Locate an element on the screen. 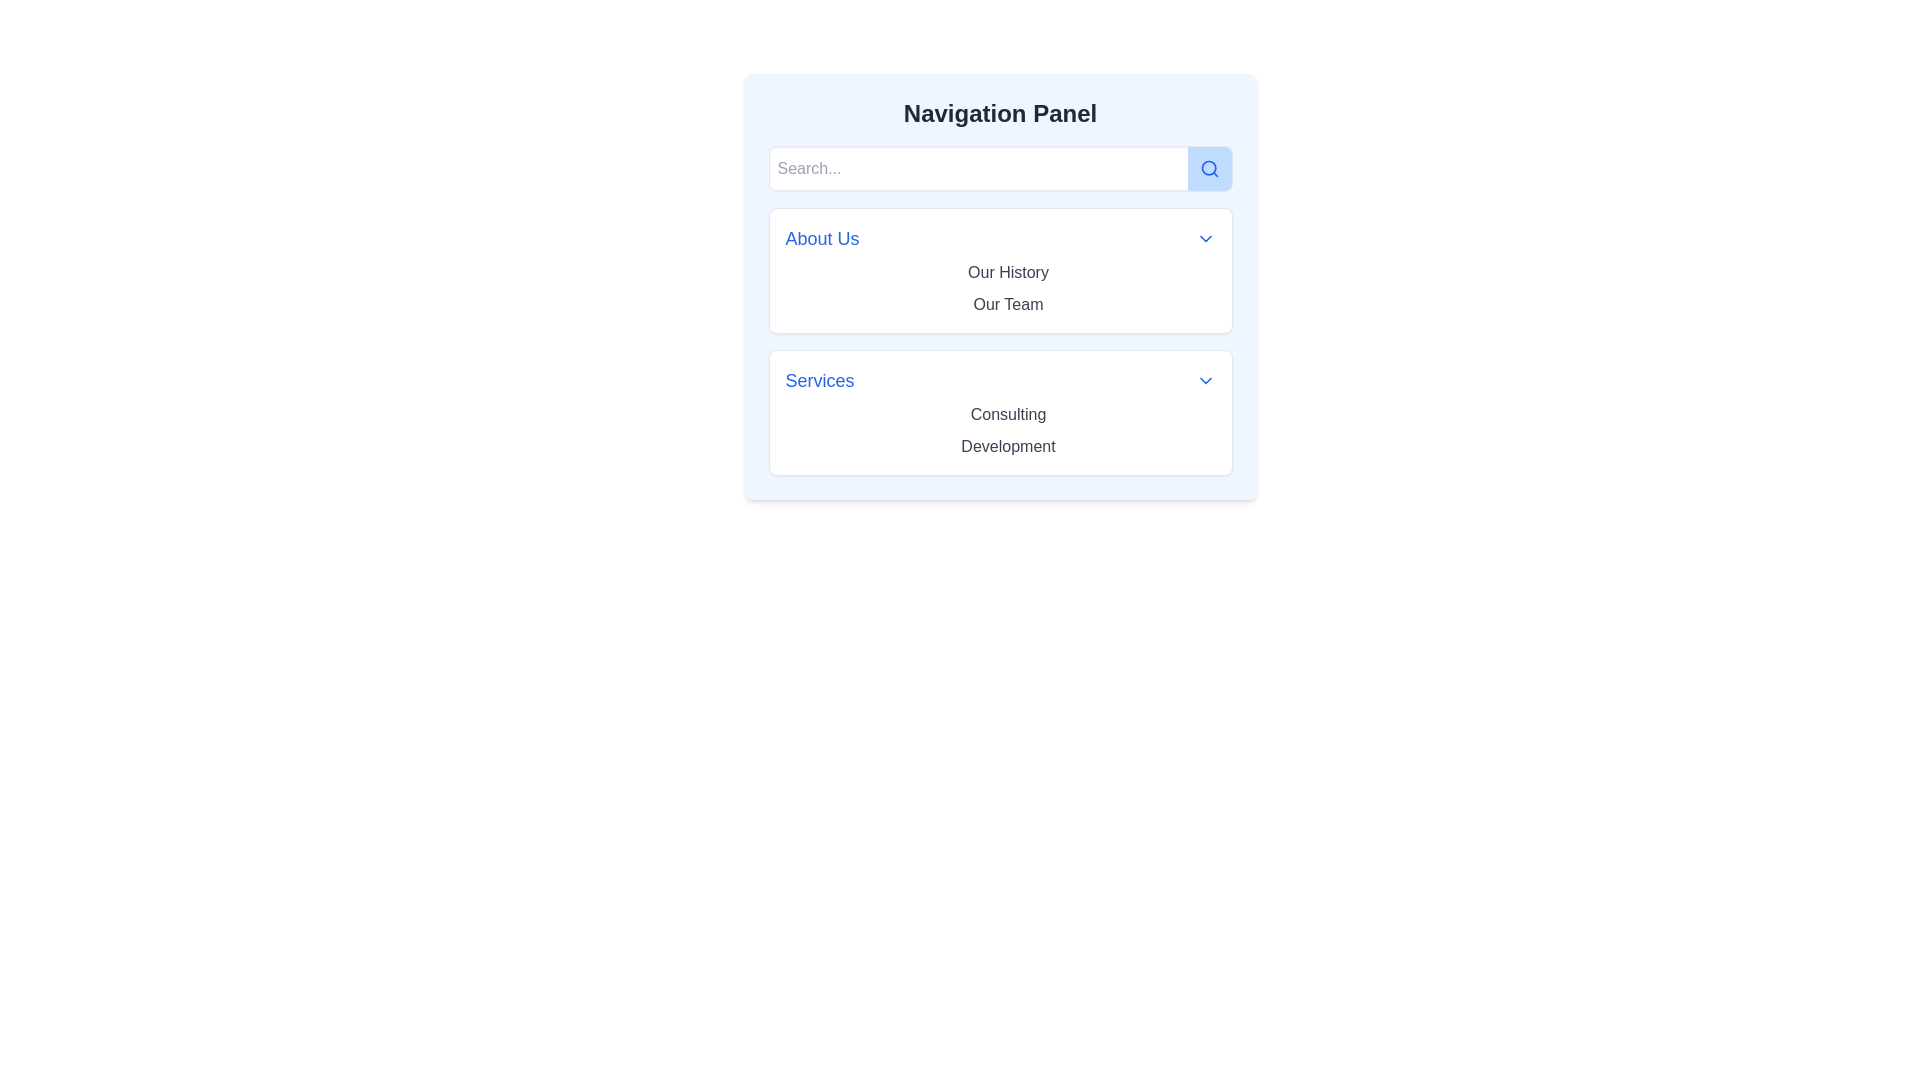 This screenshot has width=1920, height=1080. the downward-pointing chevron icon located at the far right of the 'About Us' navigation entry is located at coordinates (1204, 238).